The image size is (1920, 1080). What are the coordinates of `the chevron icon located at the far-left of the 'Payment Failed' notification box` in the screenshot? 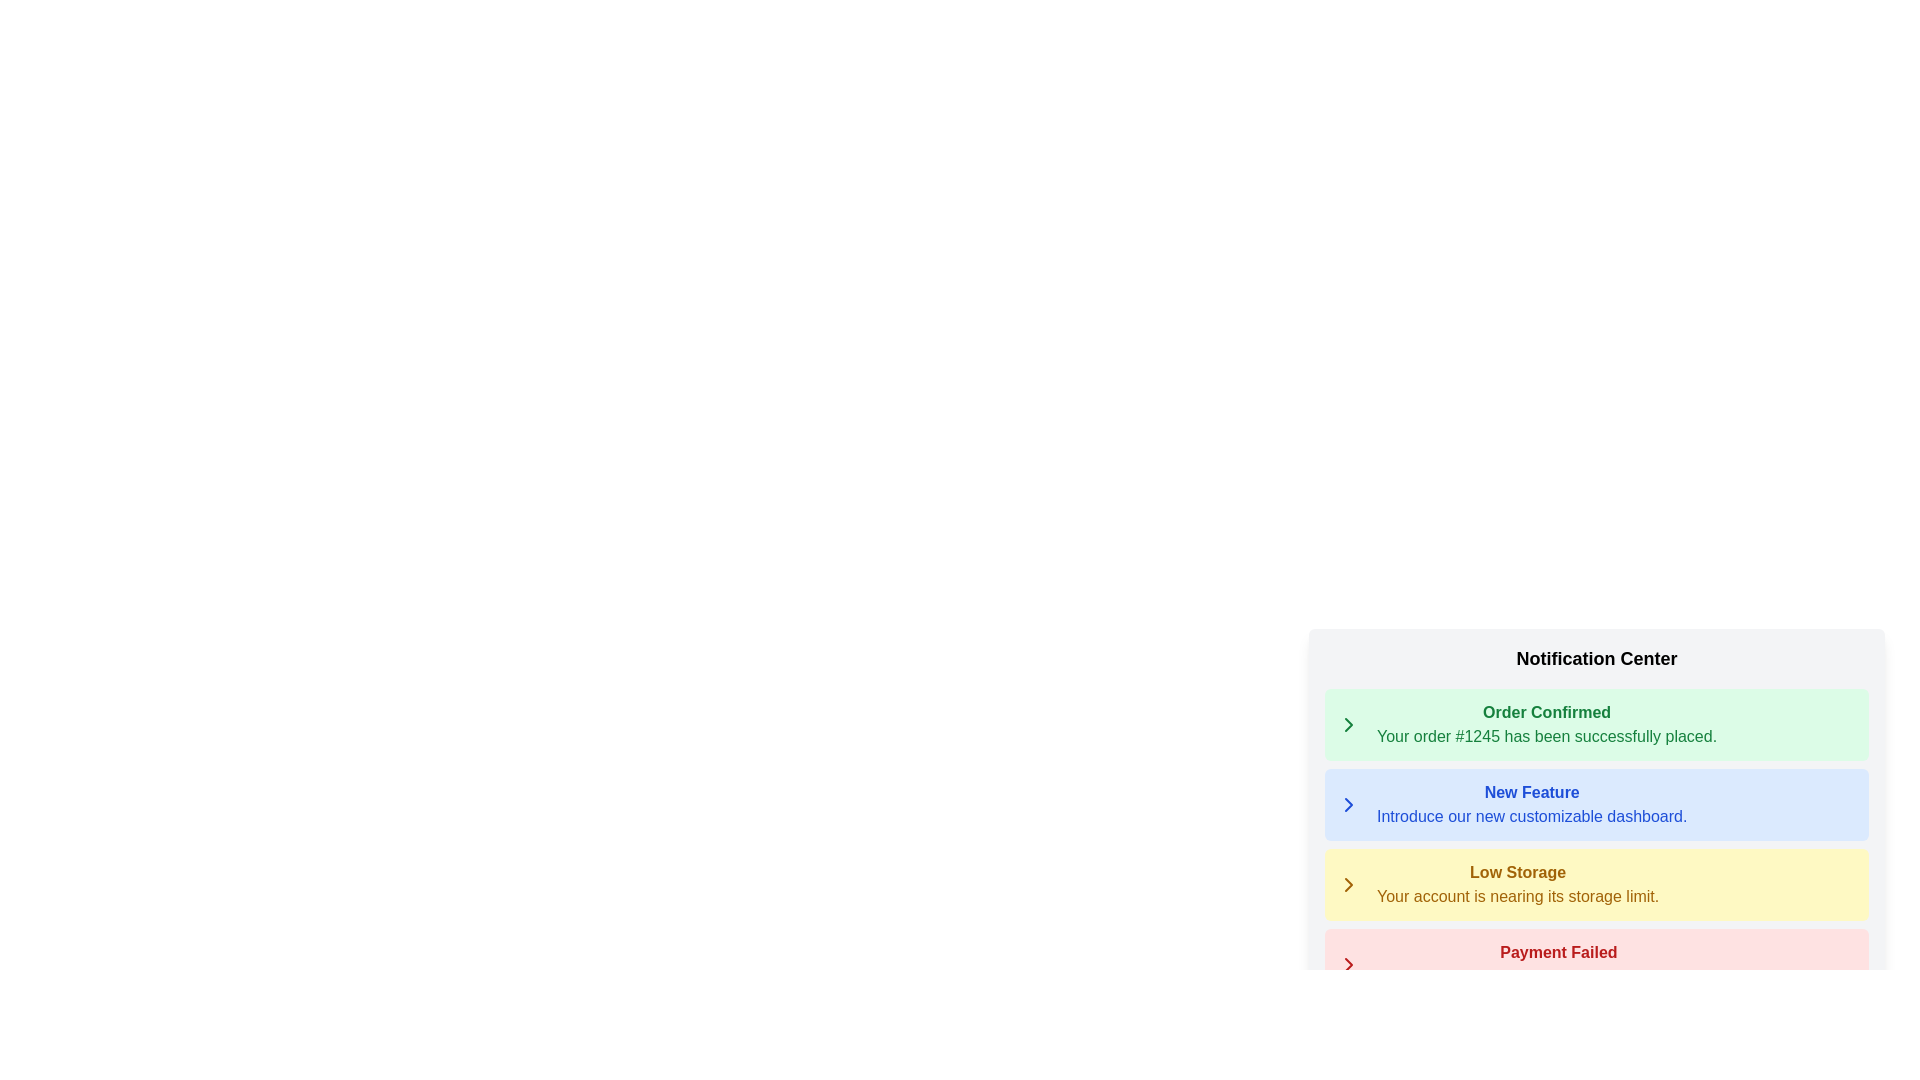 It's located at (1348, 963).